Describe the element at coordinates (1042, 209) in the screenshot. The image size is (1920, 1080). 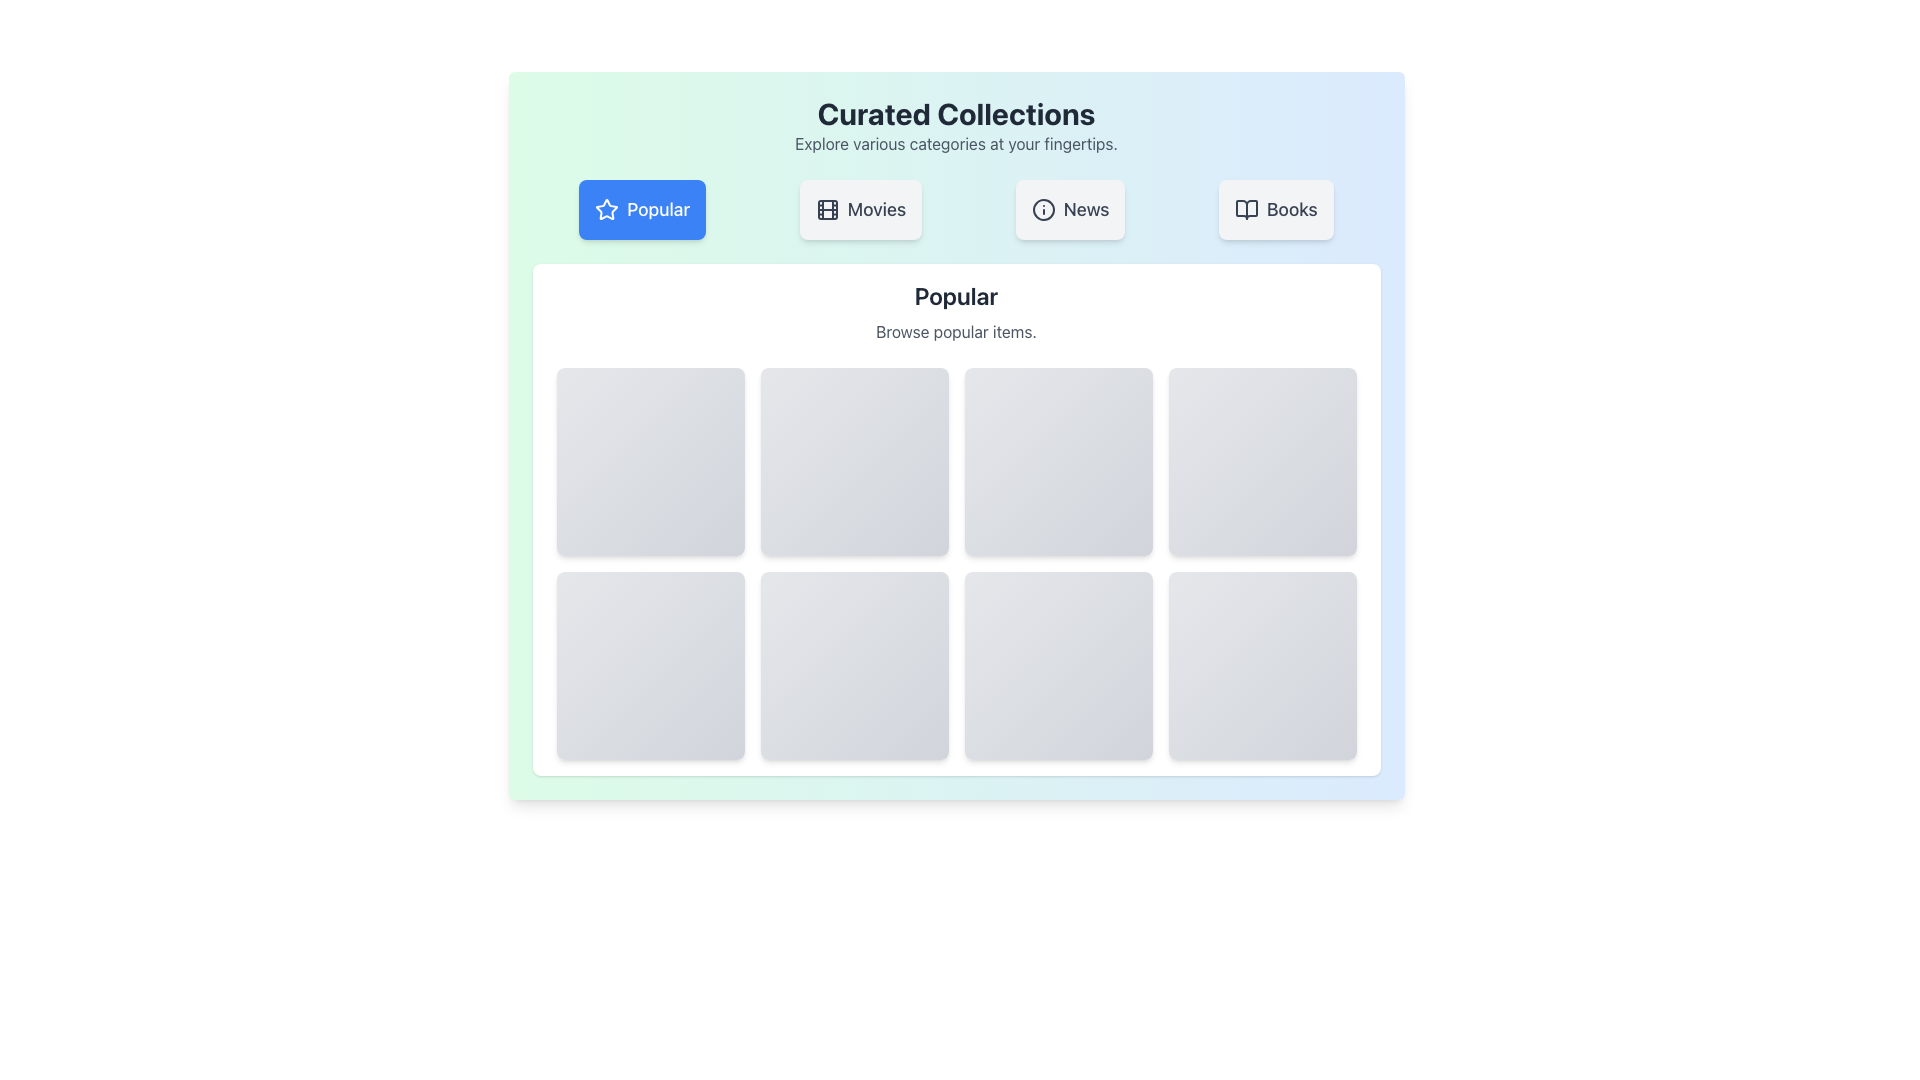
I see `the identifying icon next to the 'News' button` at that location.